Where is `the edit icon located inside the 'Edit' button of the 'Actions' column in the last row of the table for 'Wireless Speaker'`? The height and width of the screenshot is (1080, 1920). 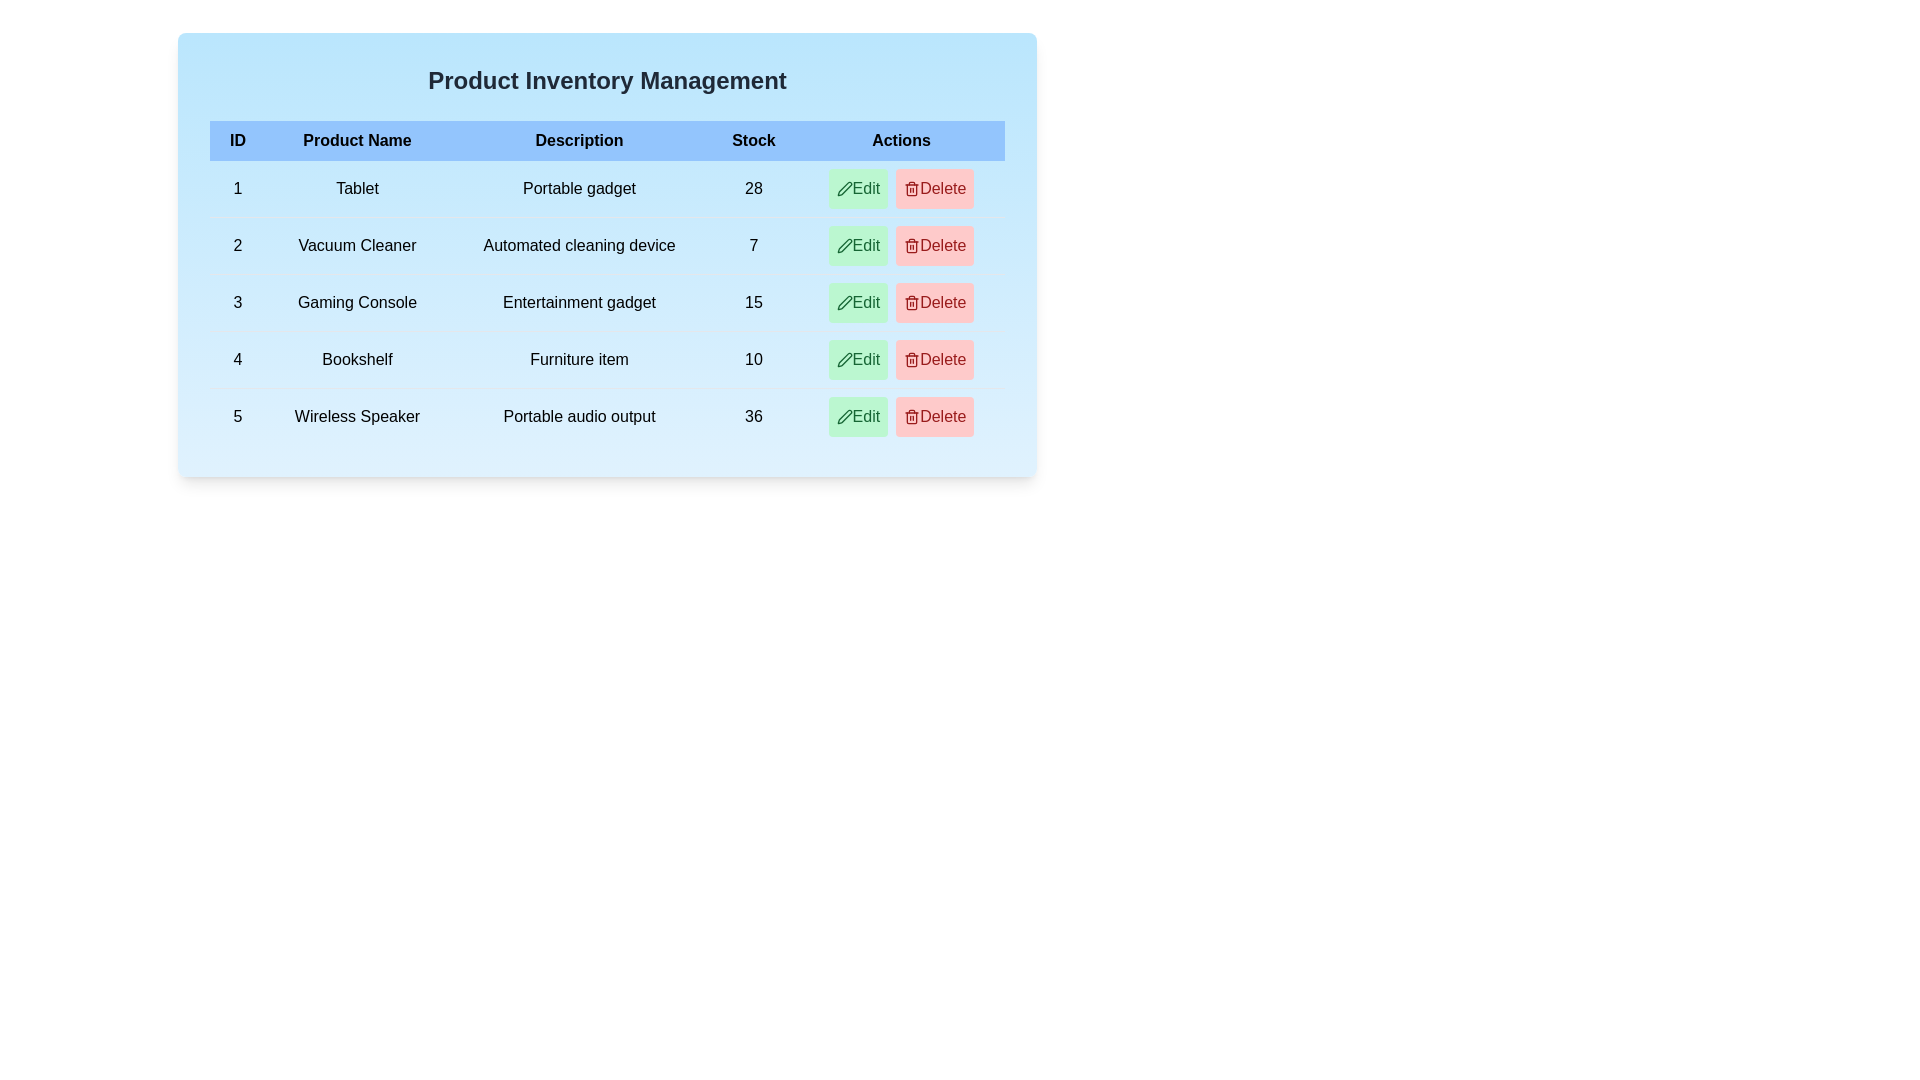
the edit icon located inside the 'Edit' button of the 'Actions' column in the last row of the table for 'Wireless Speaker' is located at coordinates (844, 415).